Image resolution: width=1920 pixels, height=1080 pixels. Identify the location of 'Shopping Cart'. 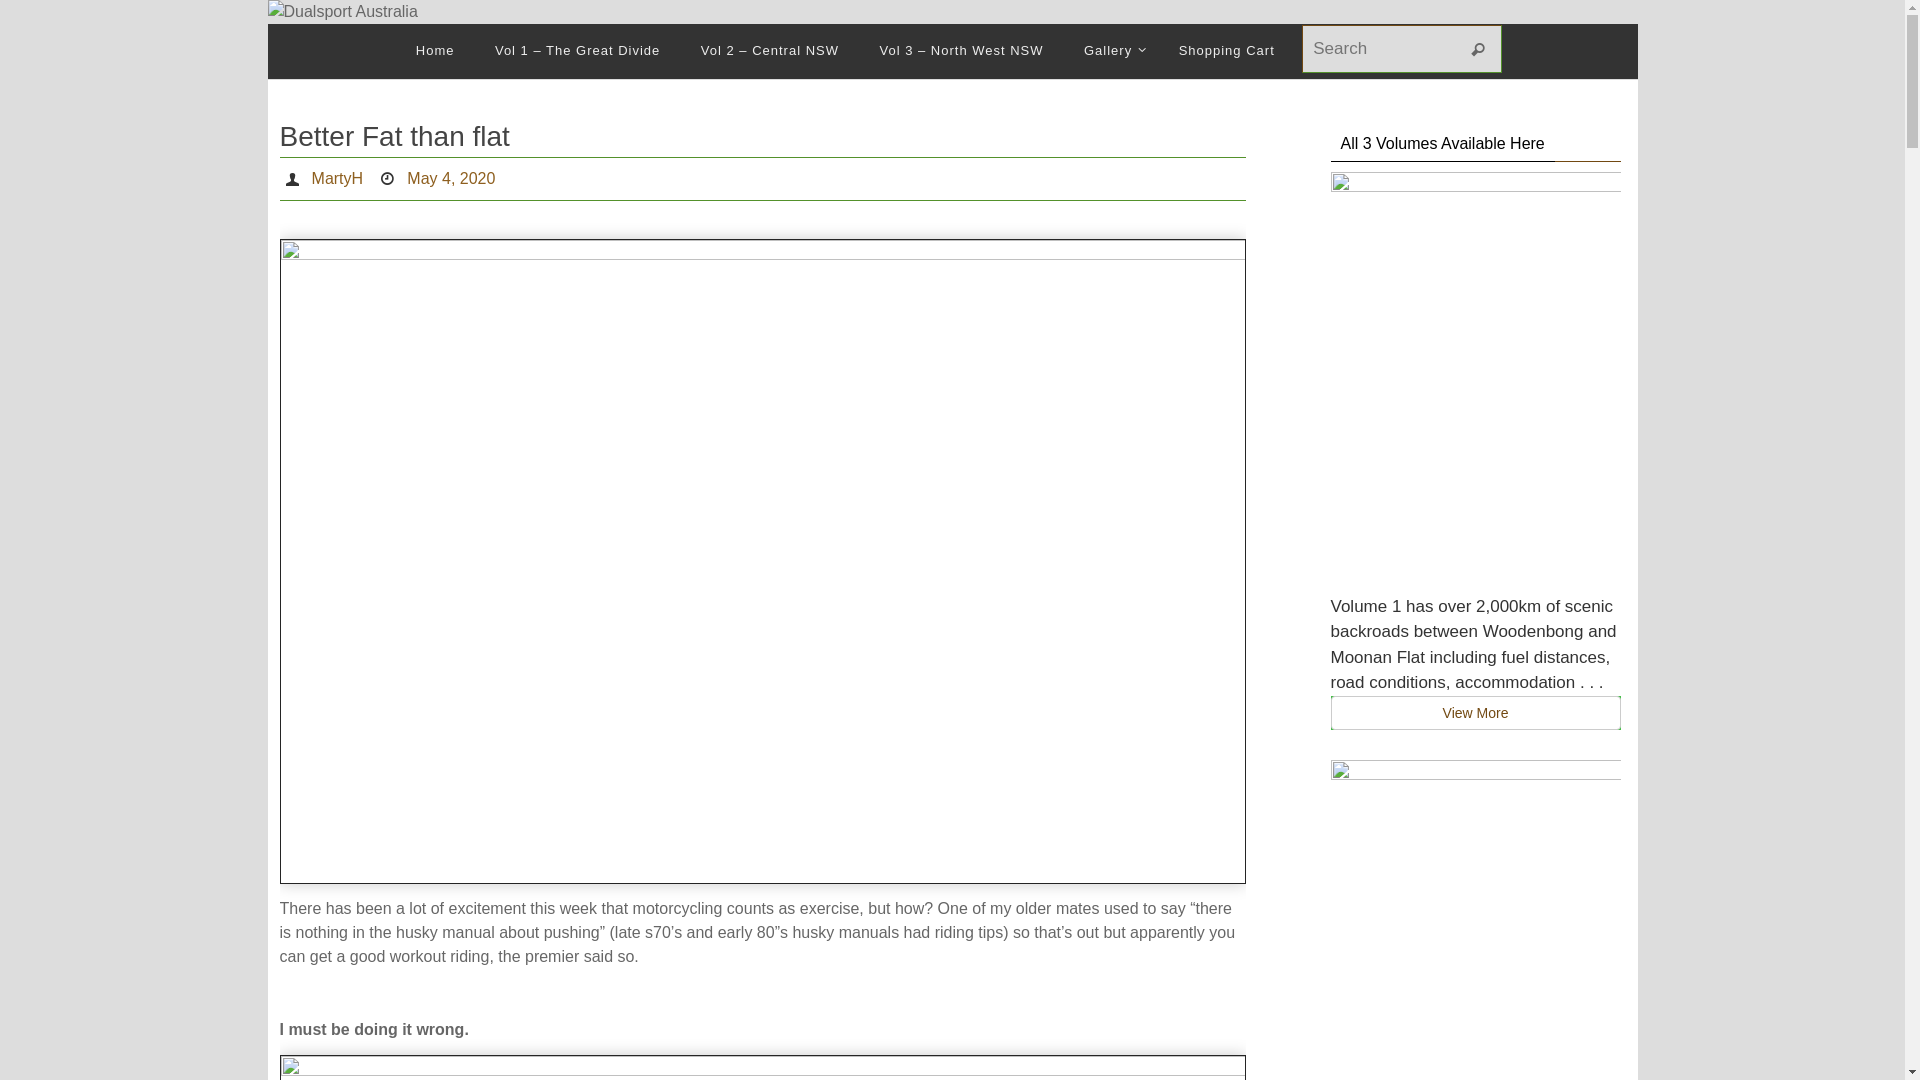
(1226, 50).